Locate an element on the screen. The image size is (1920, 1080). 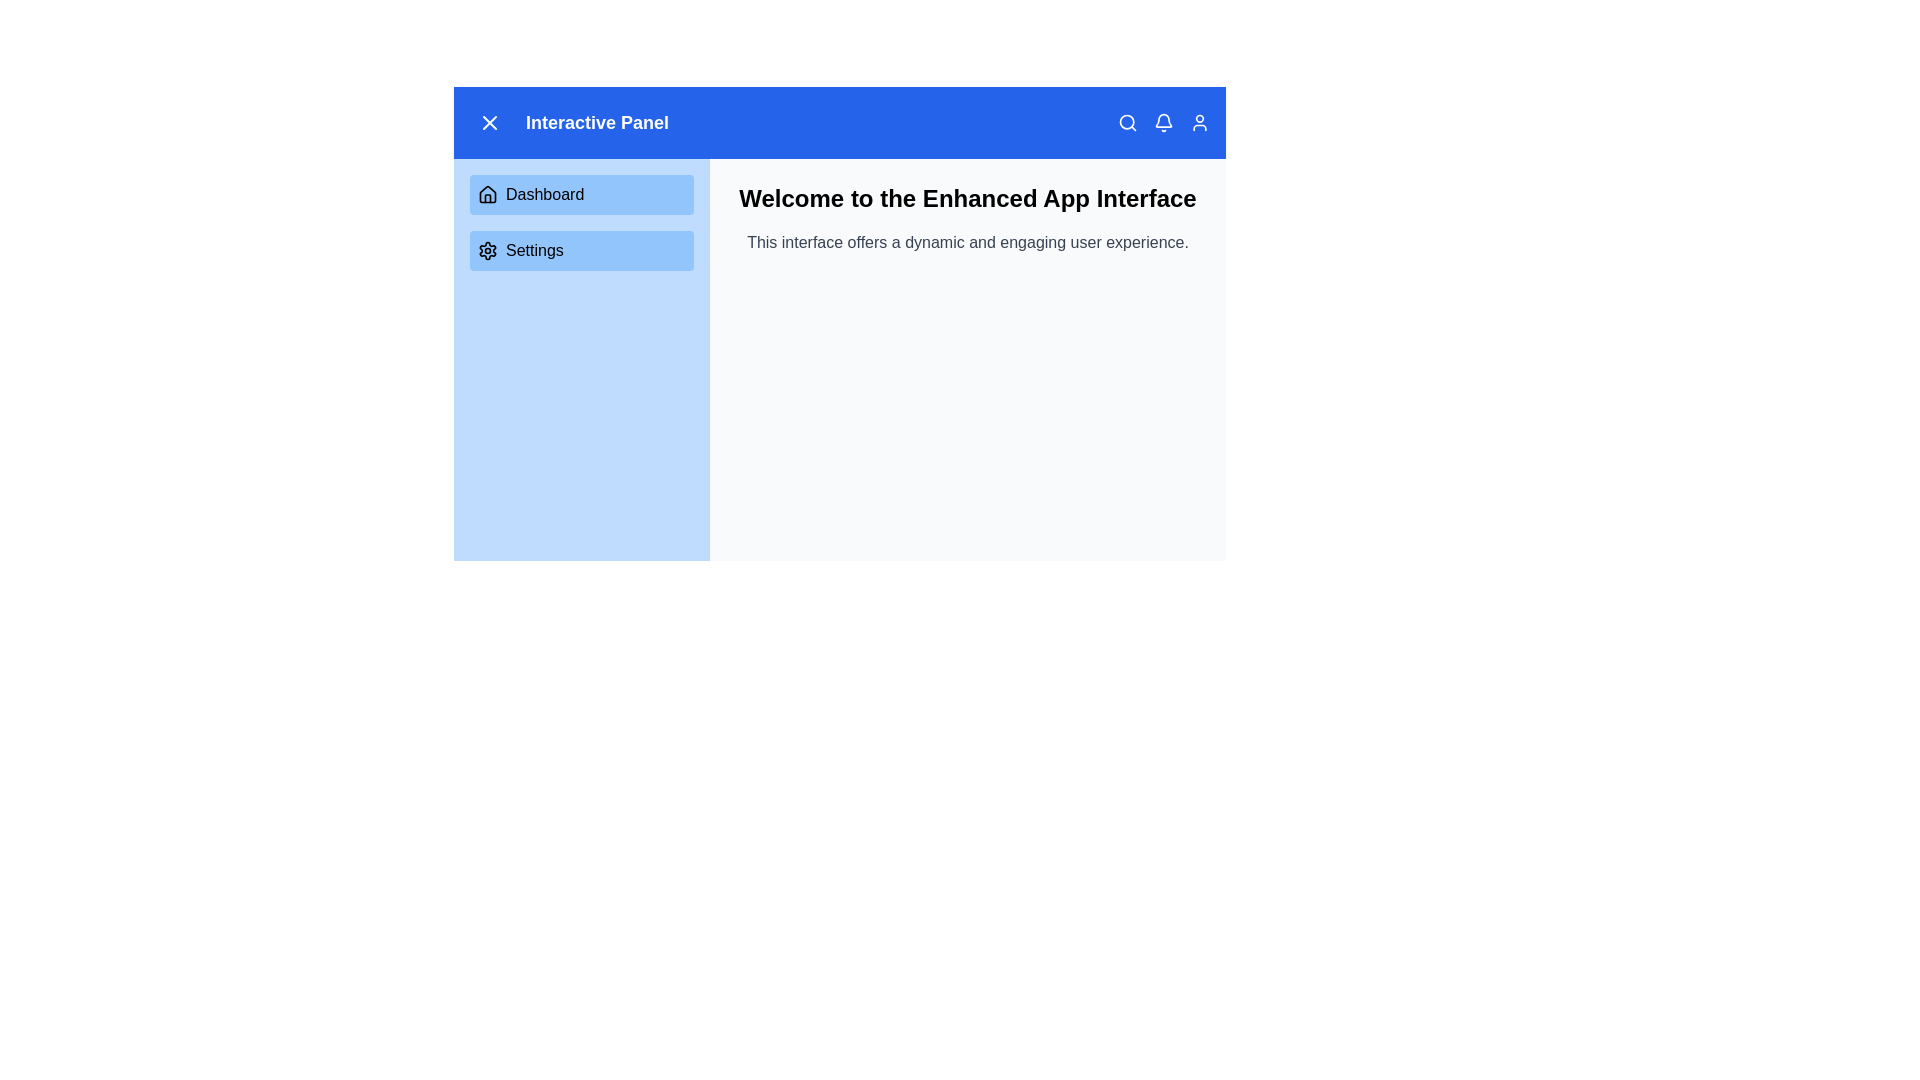
the notification bell icon, the second interactive icon in the top-right corner of the interface is located at coordinates (1163, 123).